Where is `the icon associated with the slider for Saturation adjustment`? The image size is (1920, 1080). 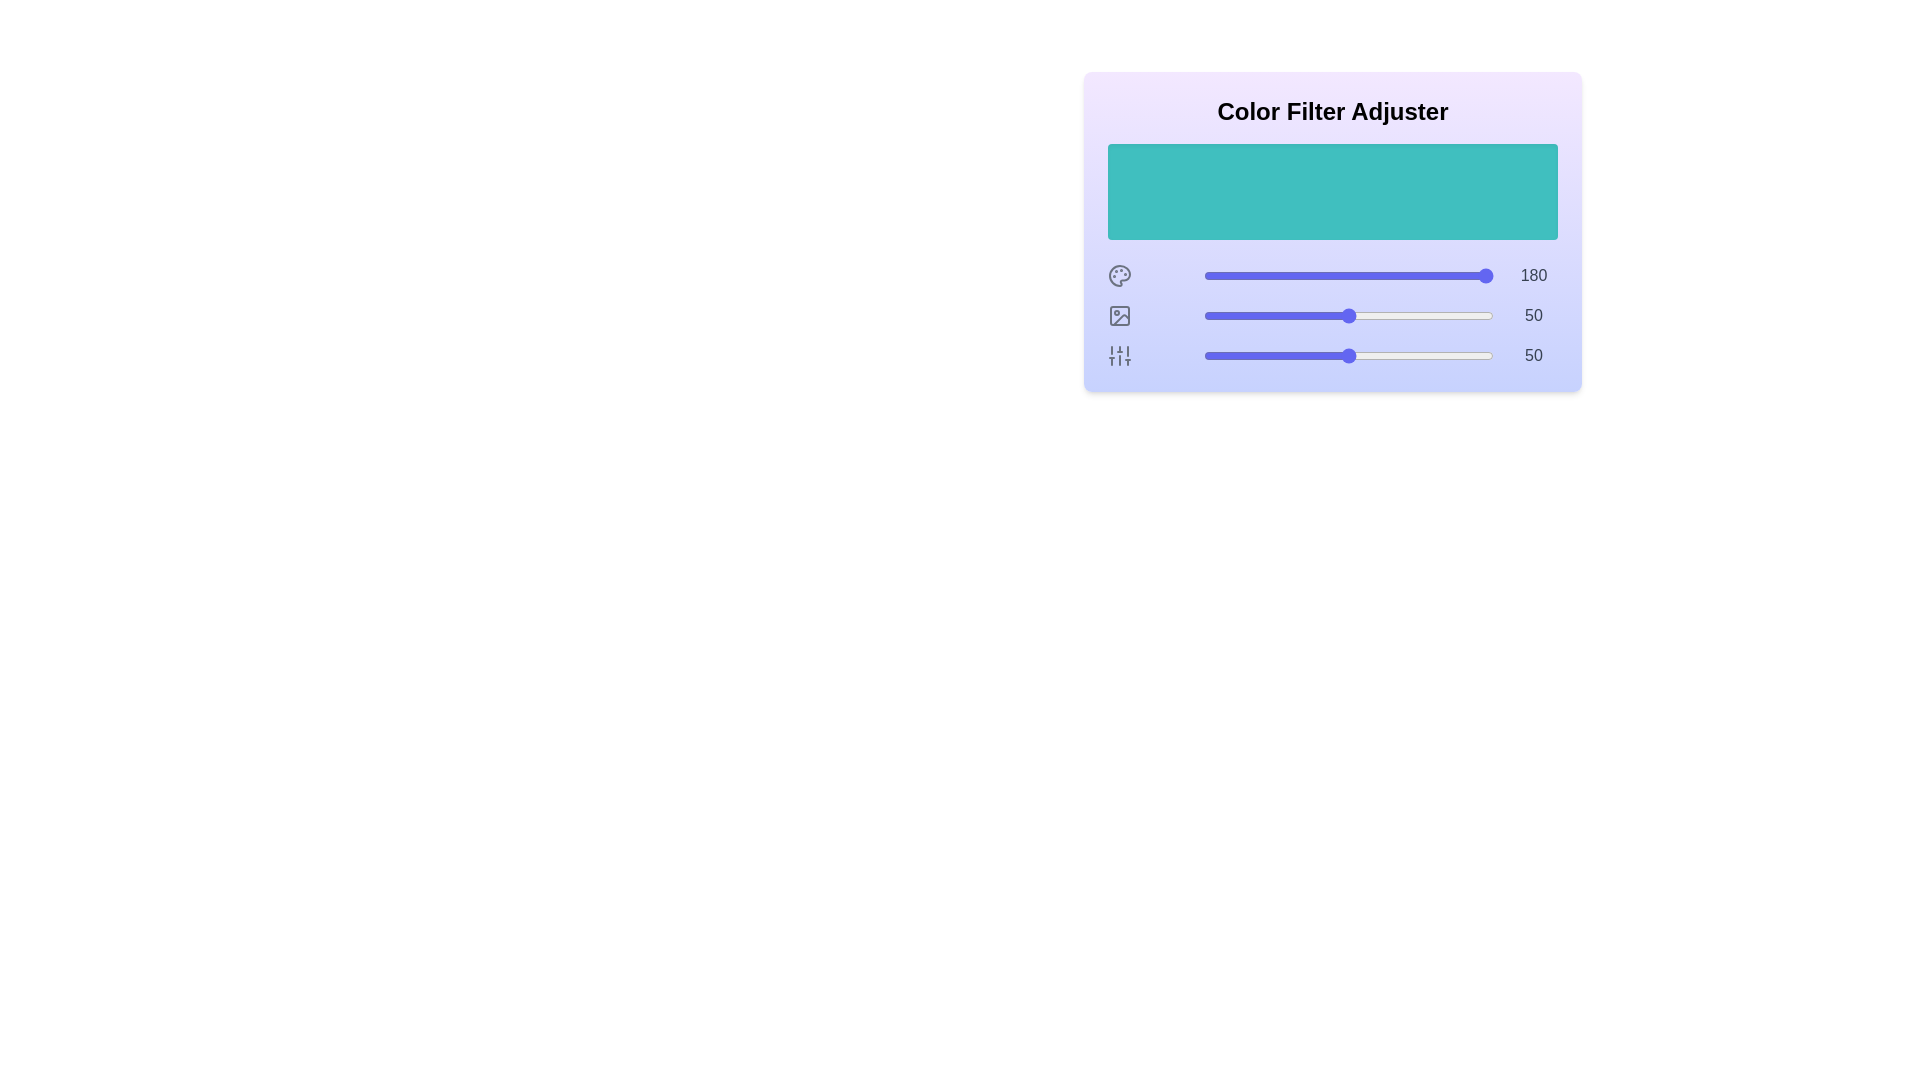
the icon associated with the slider for Saturation adjustment is located at coordinates (1118, 315).